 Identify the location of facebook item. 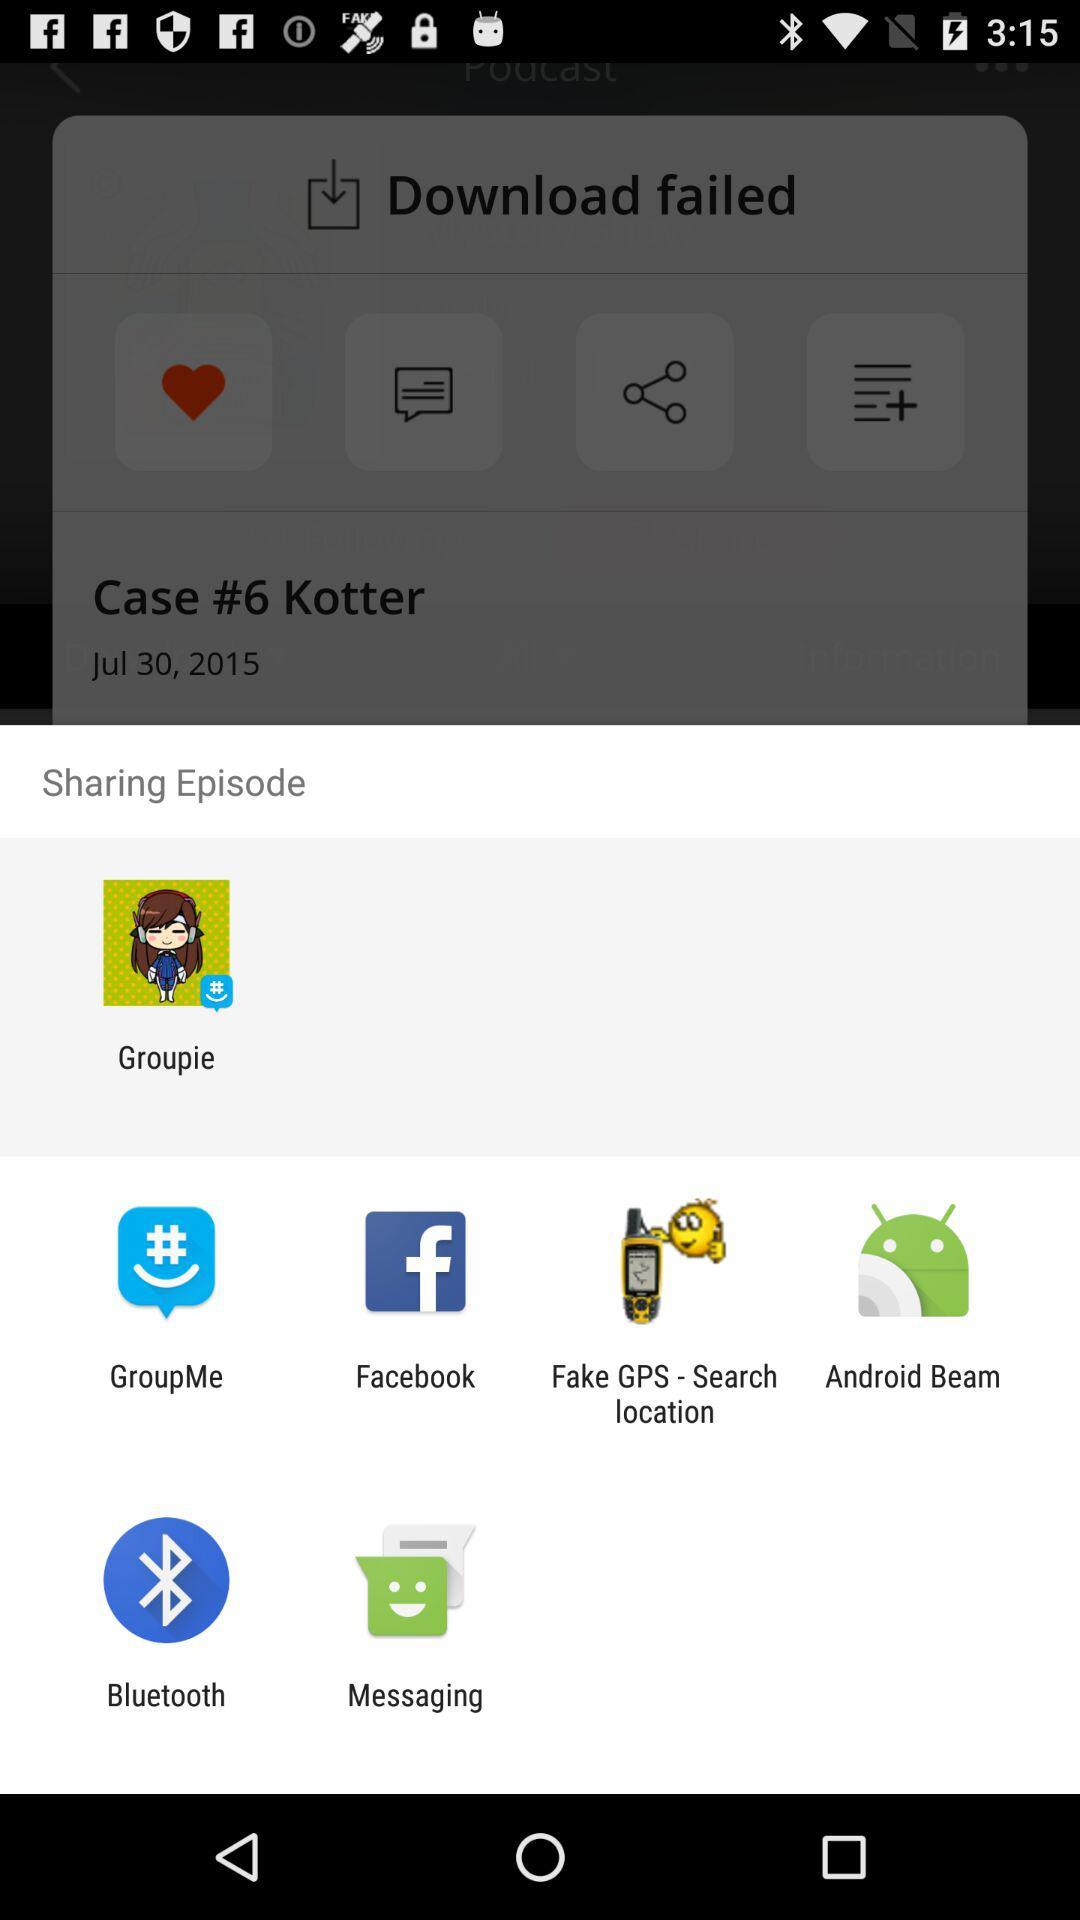
(414, 1392).